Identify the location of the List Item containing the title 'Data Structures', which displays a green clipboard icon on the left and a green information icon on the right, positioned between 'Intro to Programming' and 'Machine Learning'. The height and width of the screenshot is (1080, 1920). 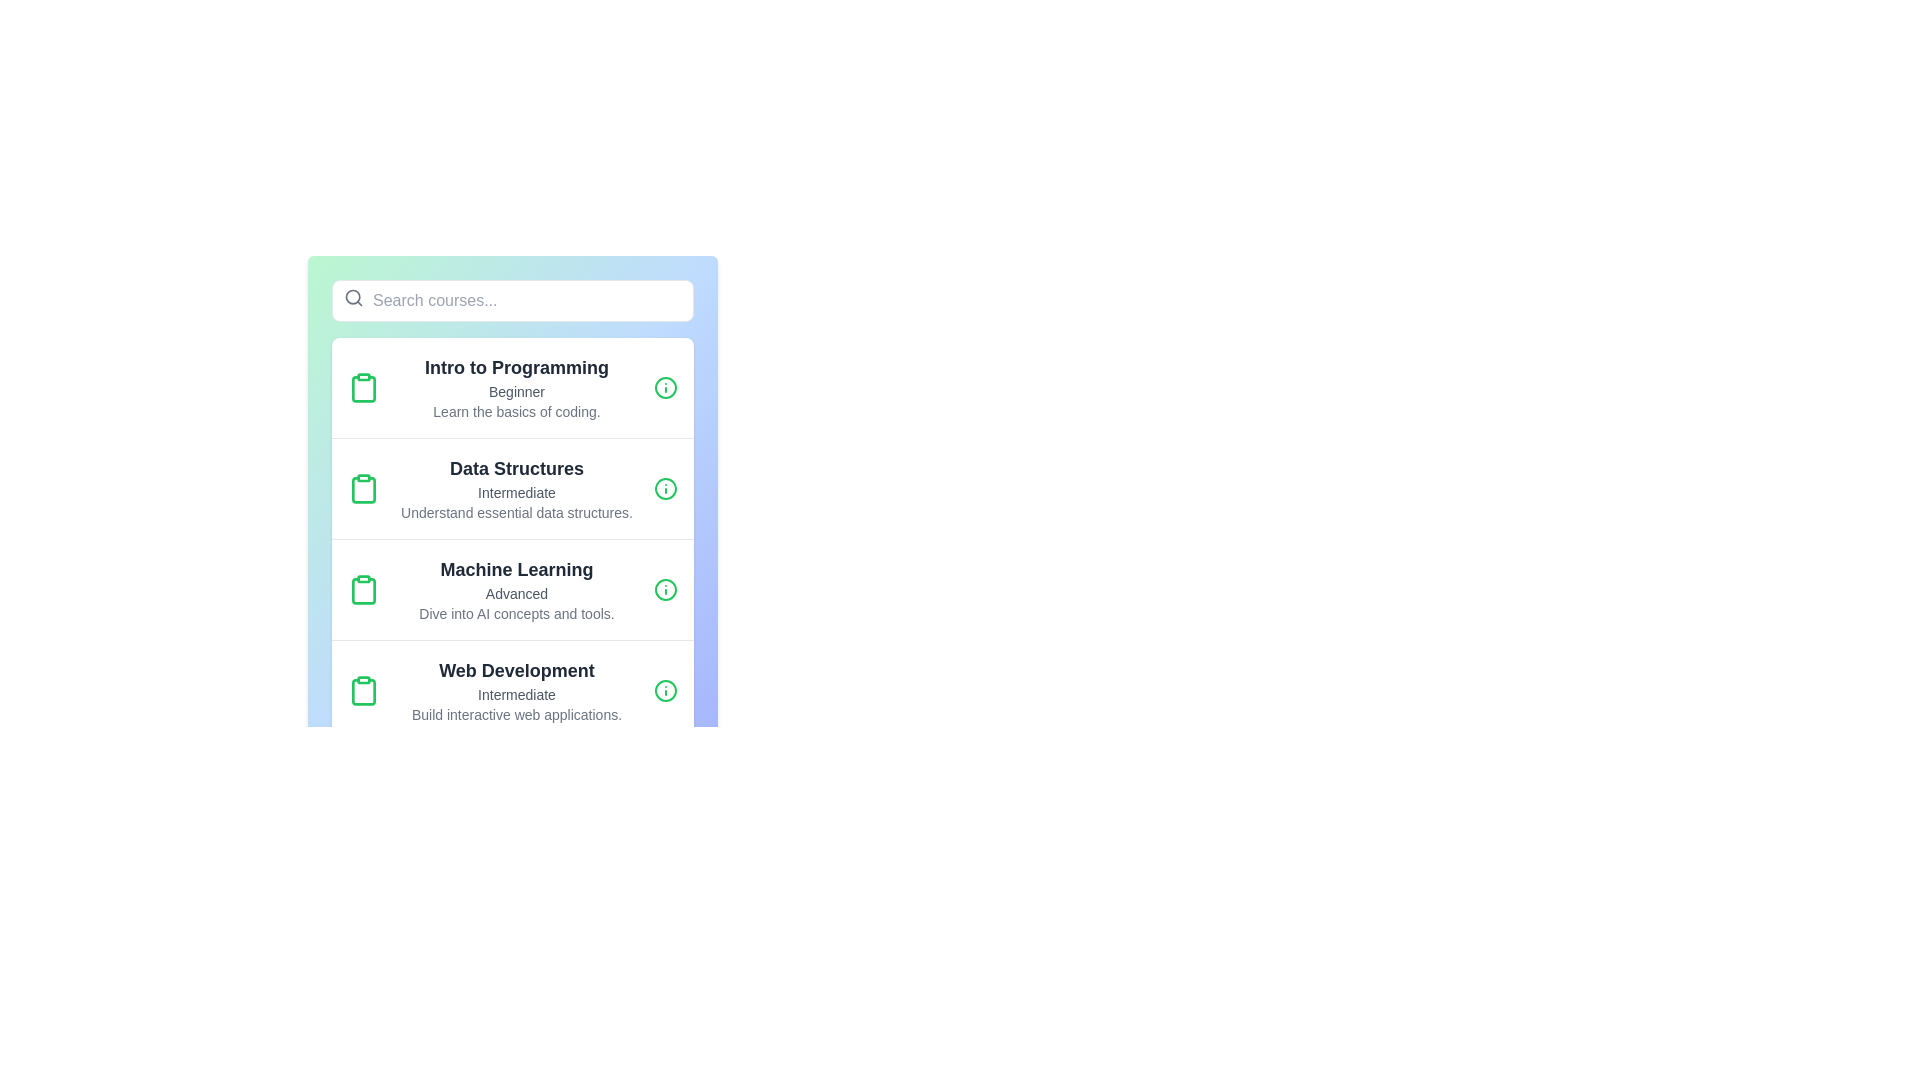
(513, 488).